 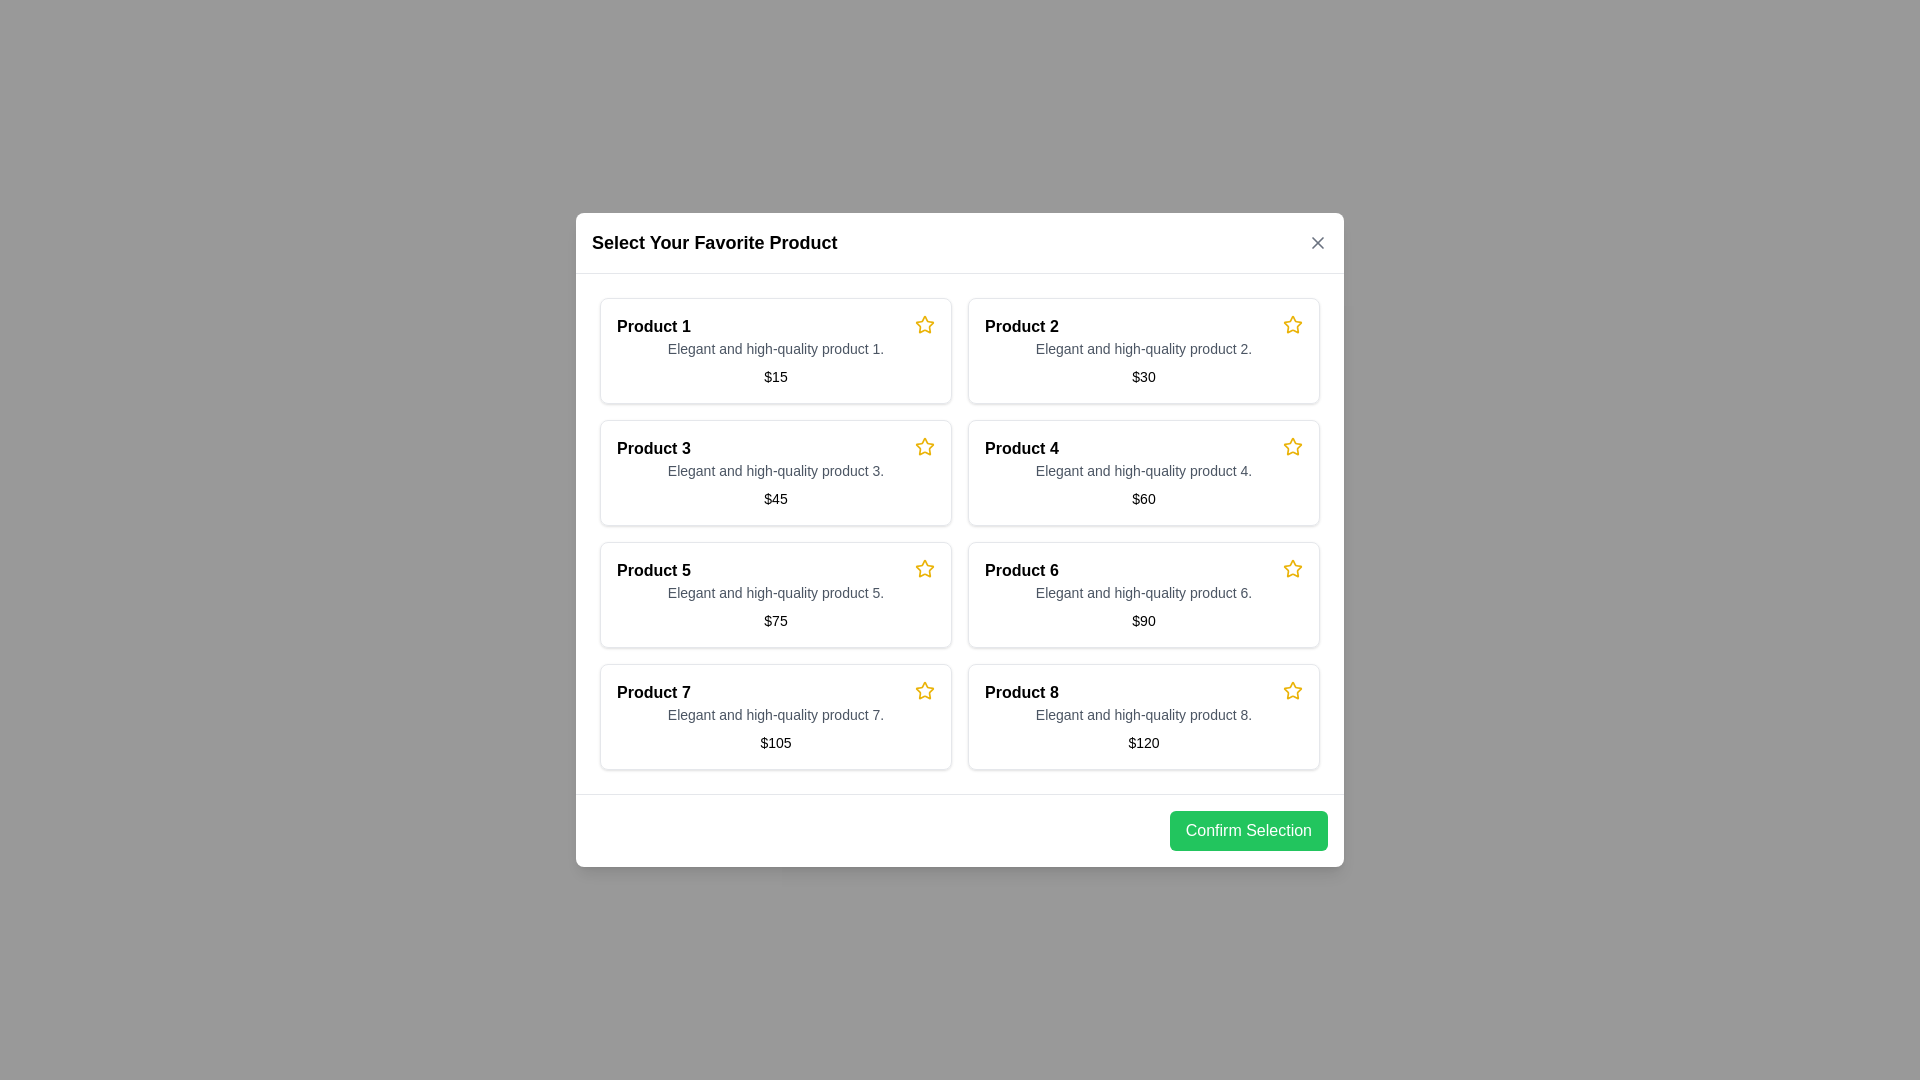 What do you see at coordinates (1247, 830) in the screenshot?
I see `the 'Confirm Selection' button to confirm the selected product` at bounding box center [1247, 830].